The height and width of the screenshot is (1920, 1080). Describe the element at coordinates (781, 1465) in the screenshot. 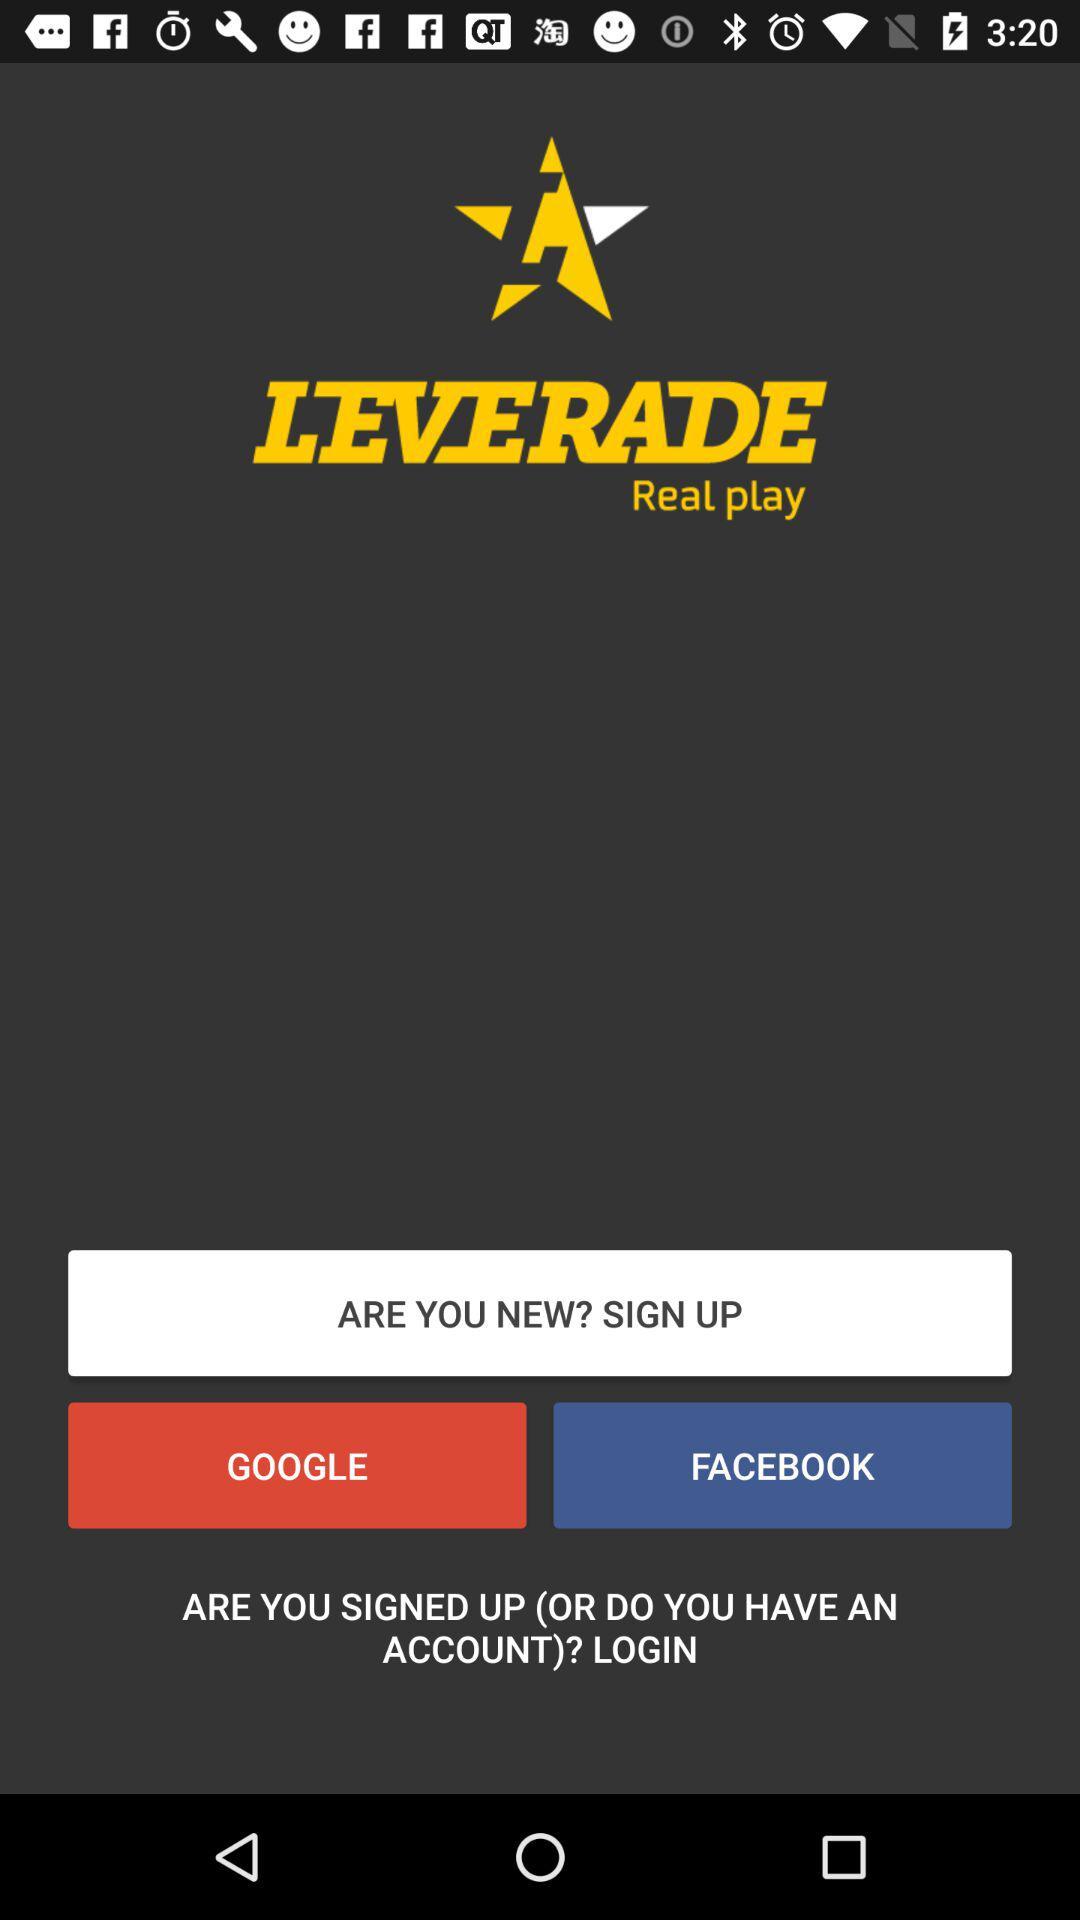

I see `the button below the are you new item` at that location.